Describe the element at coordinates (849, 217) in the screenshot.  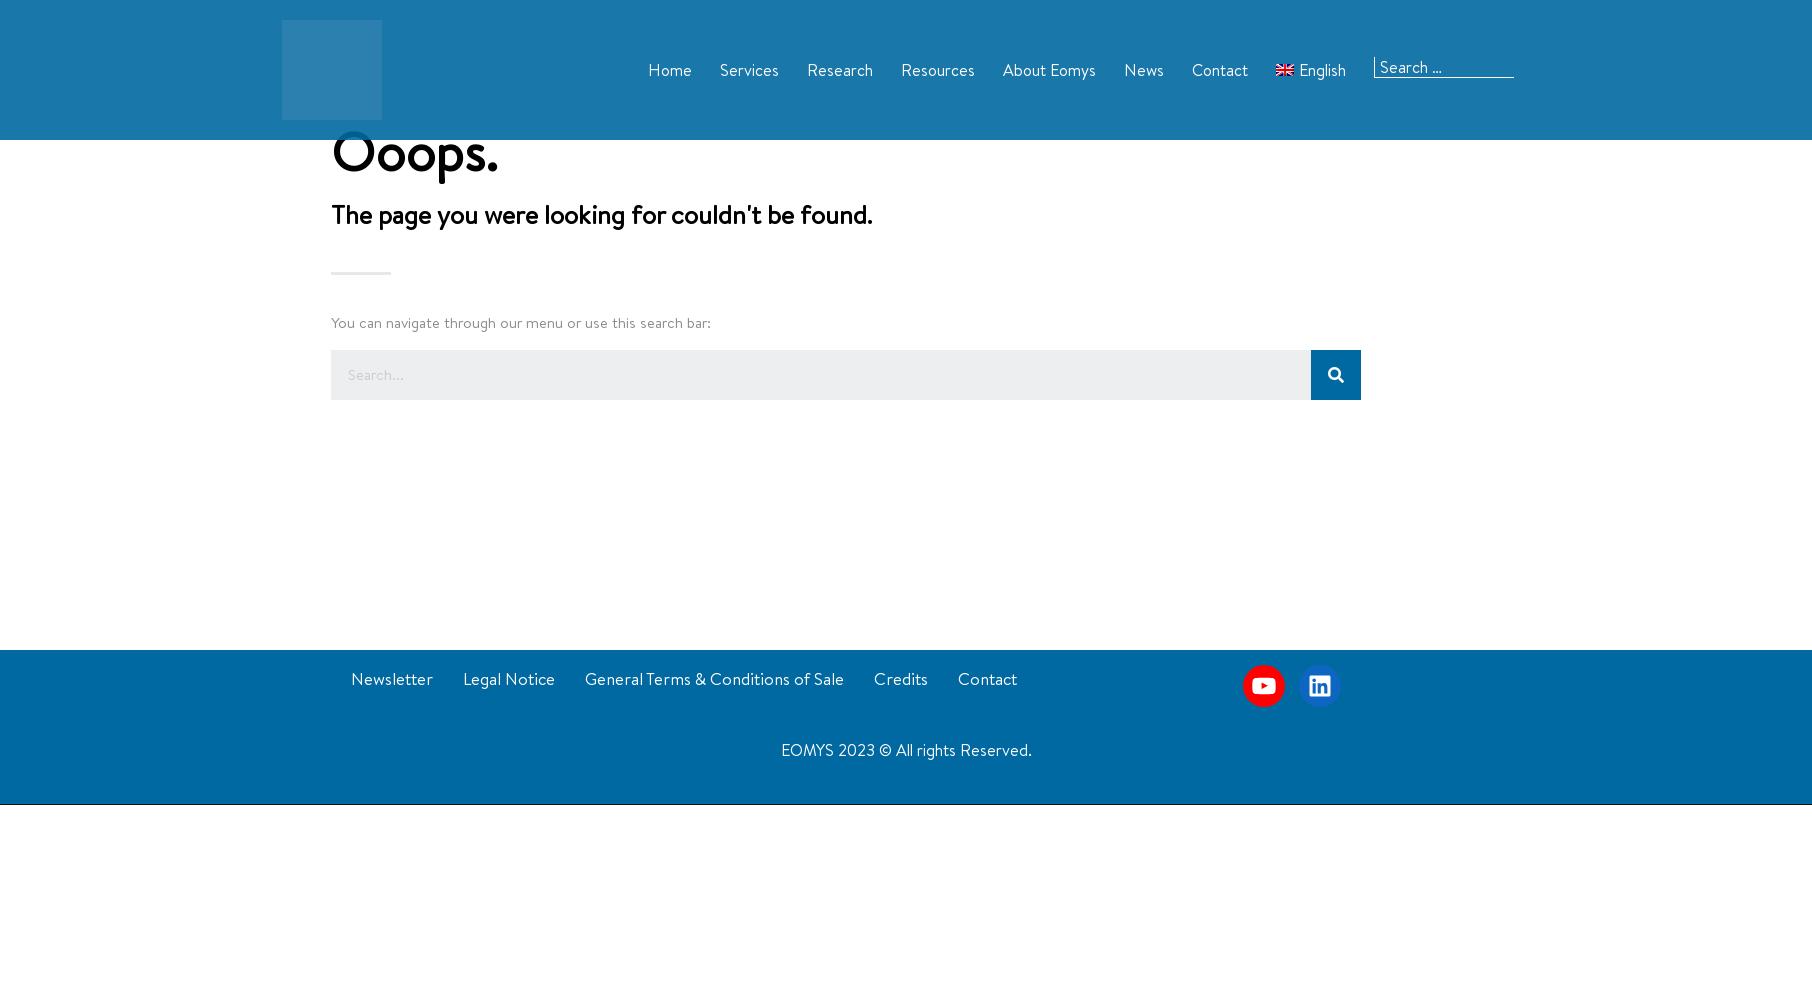
I see `'Patents'` at that location.